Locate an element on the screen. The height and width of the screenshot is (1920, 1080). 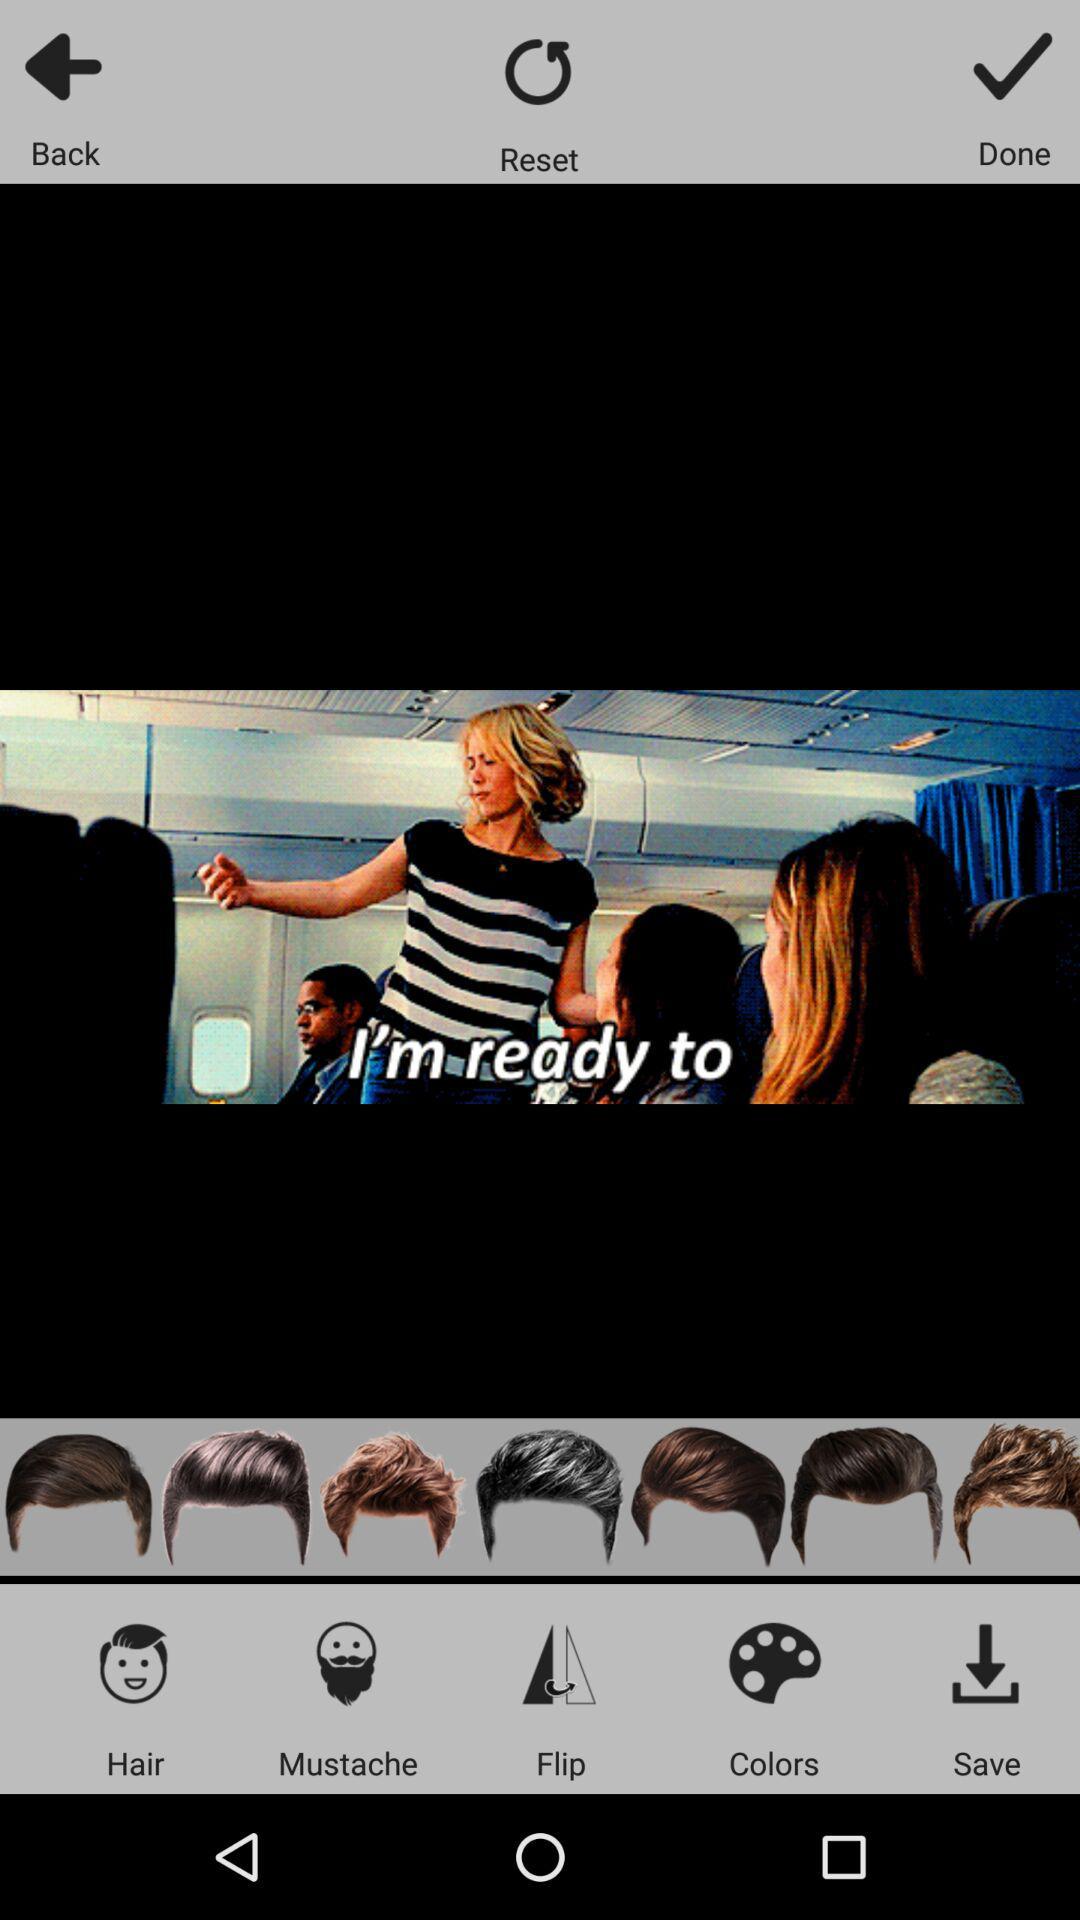
icon above hair is located at coordinates (135, 1662).